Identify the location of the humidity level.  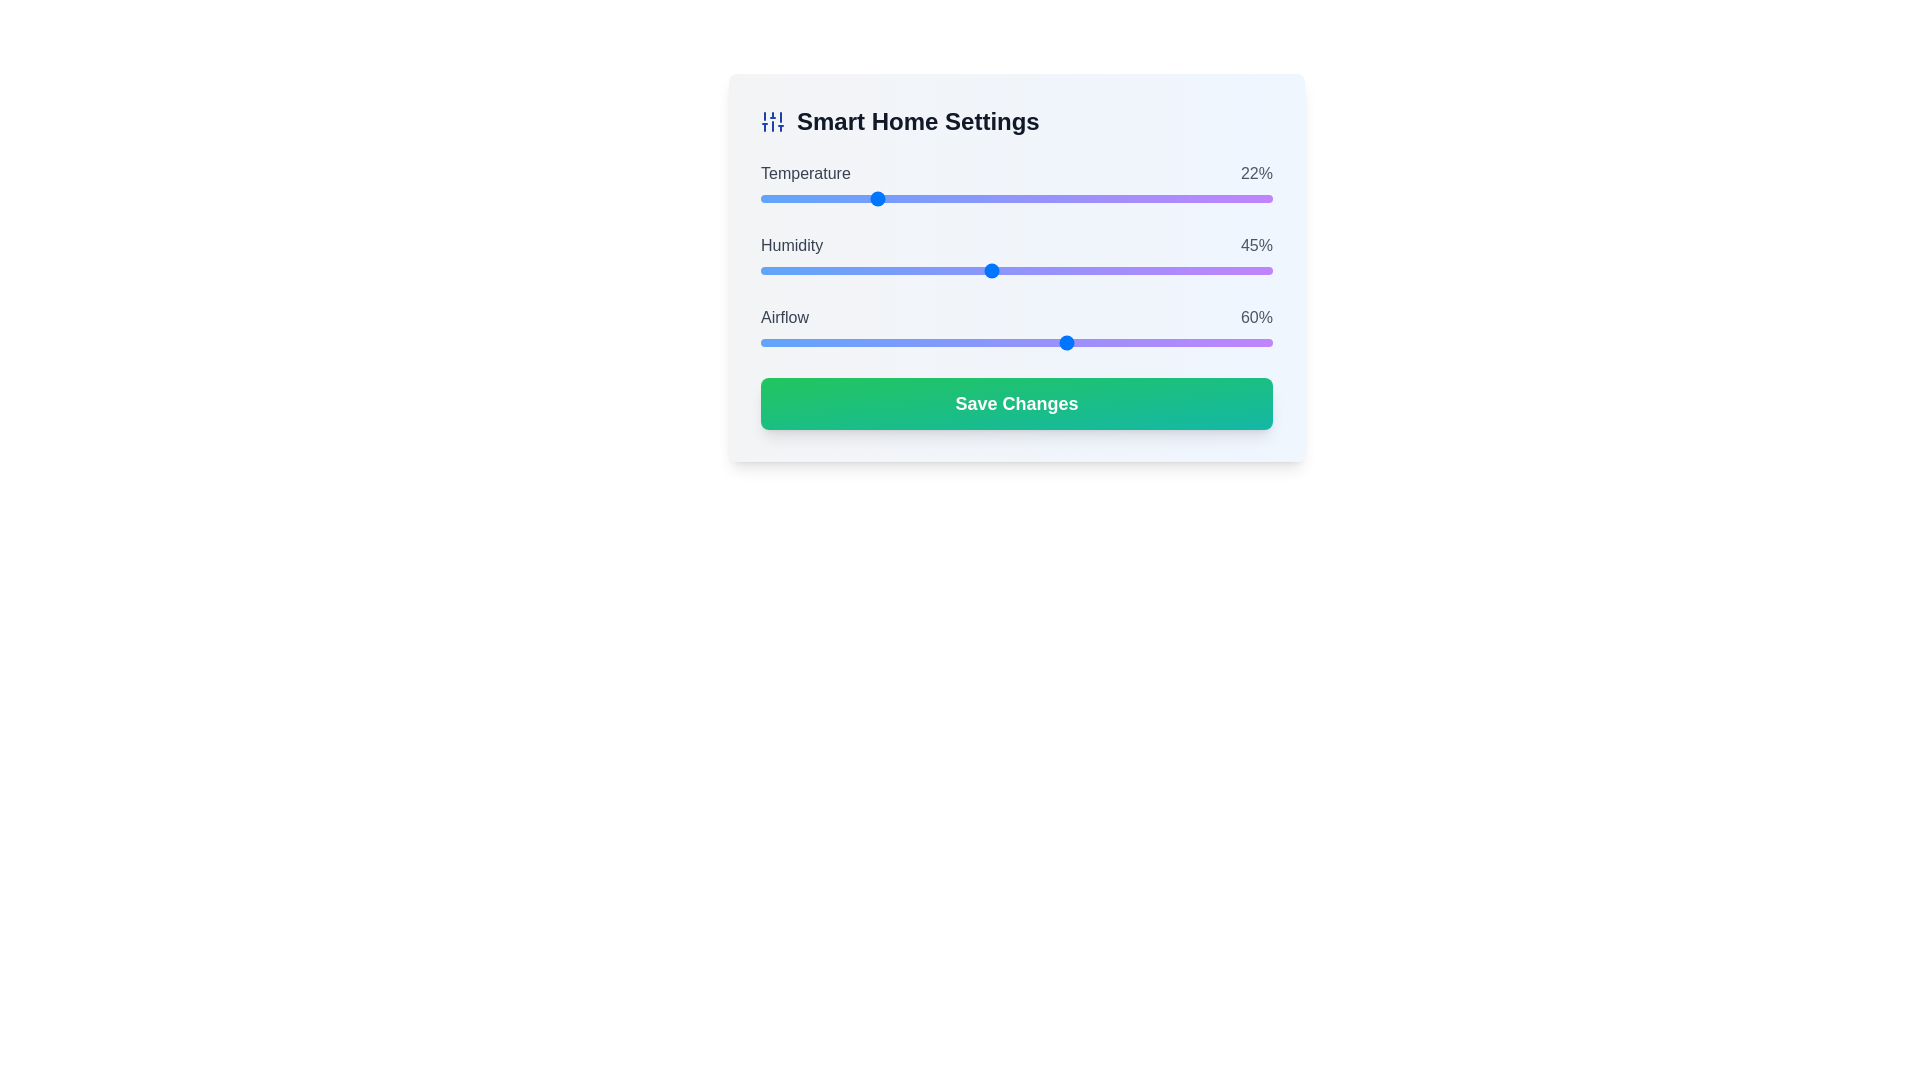
(903, 270).